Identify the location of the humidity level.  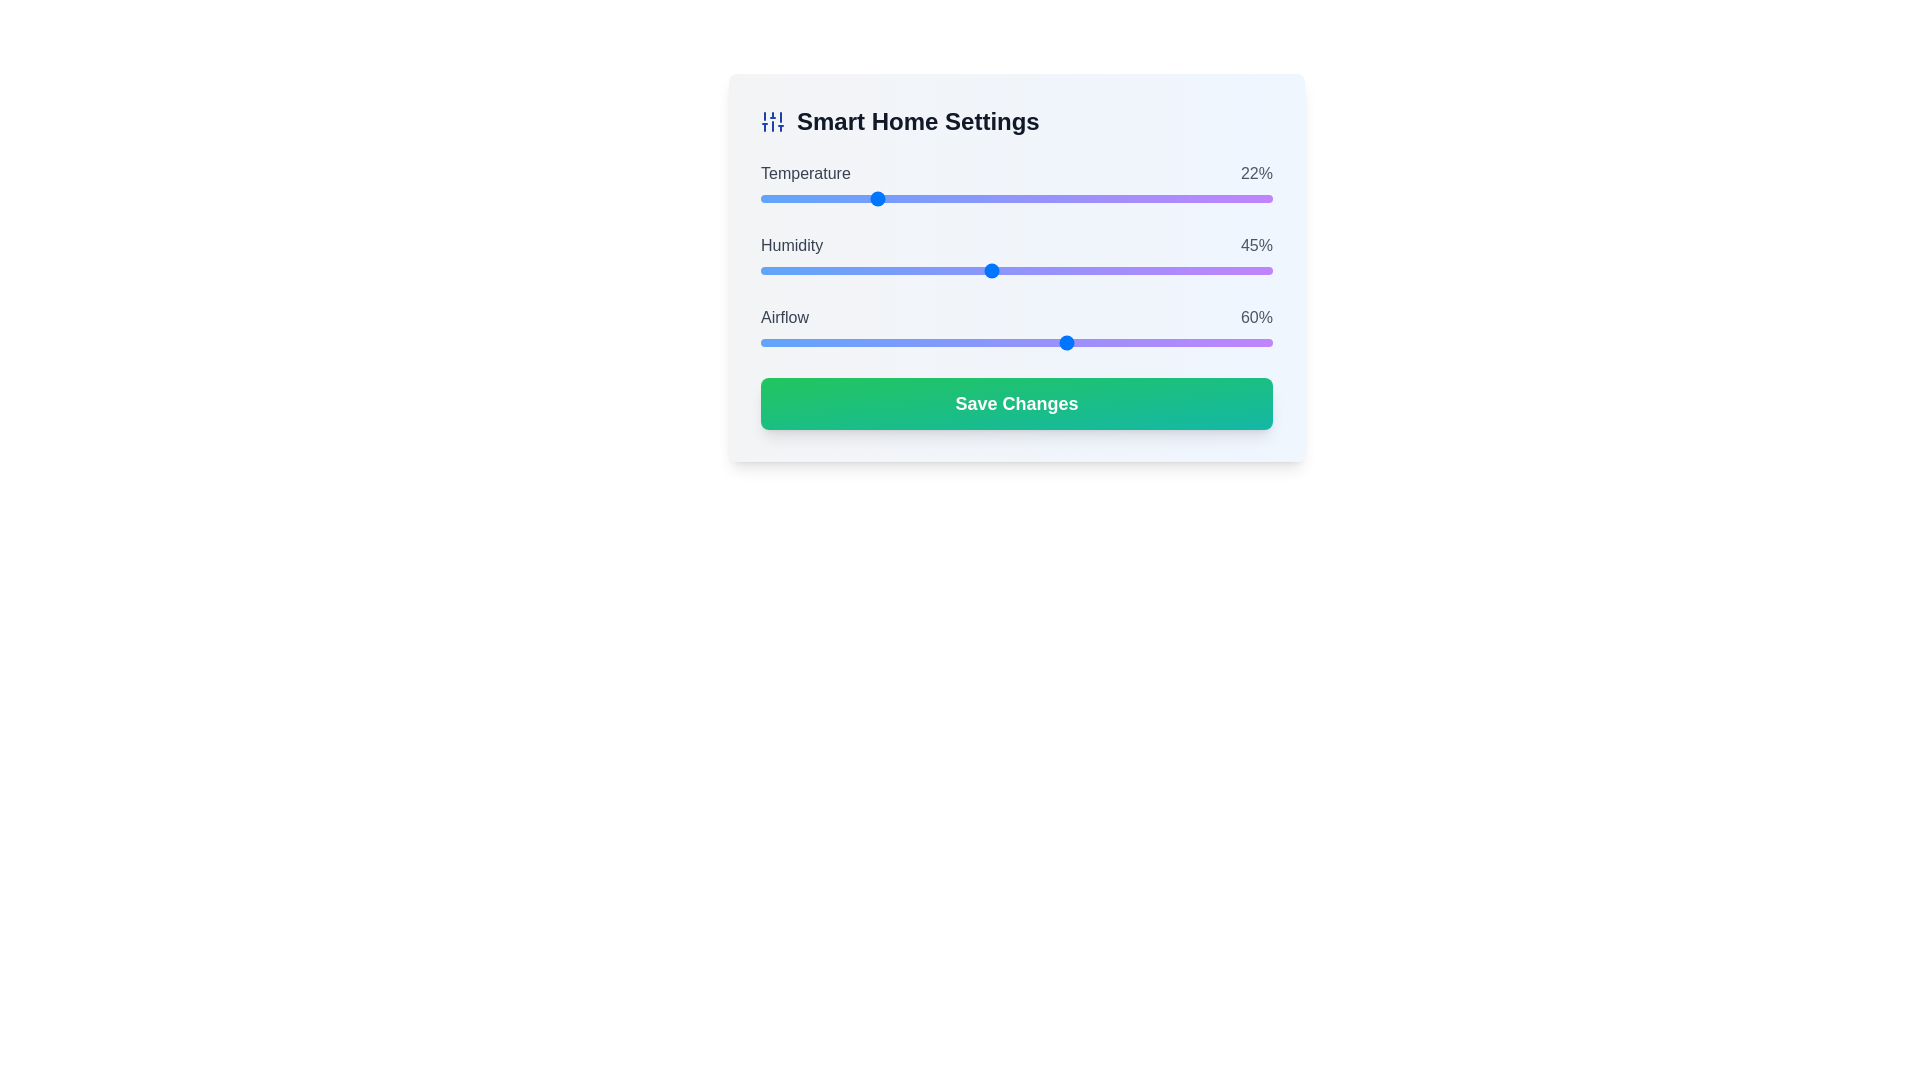
(903, 270).